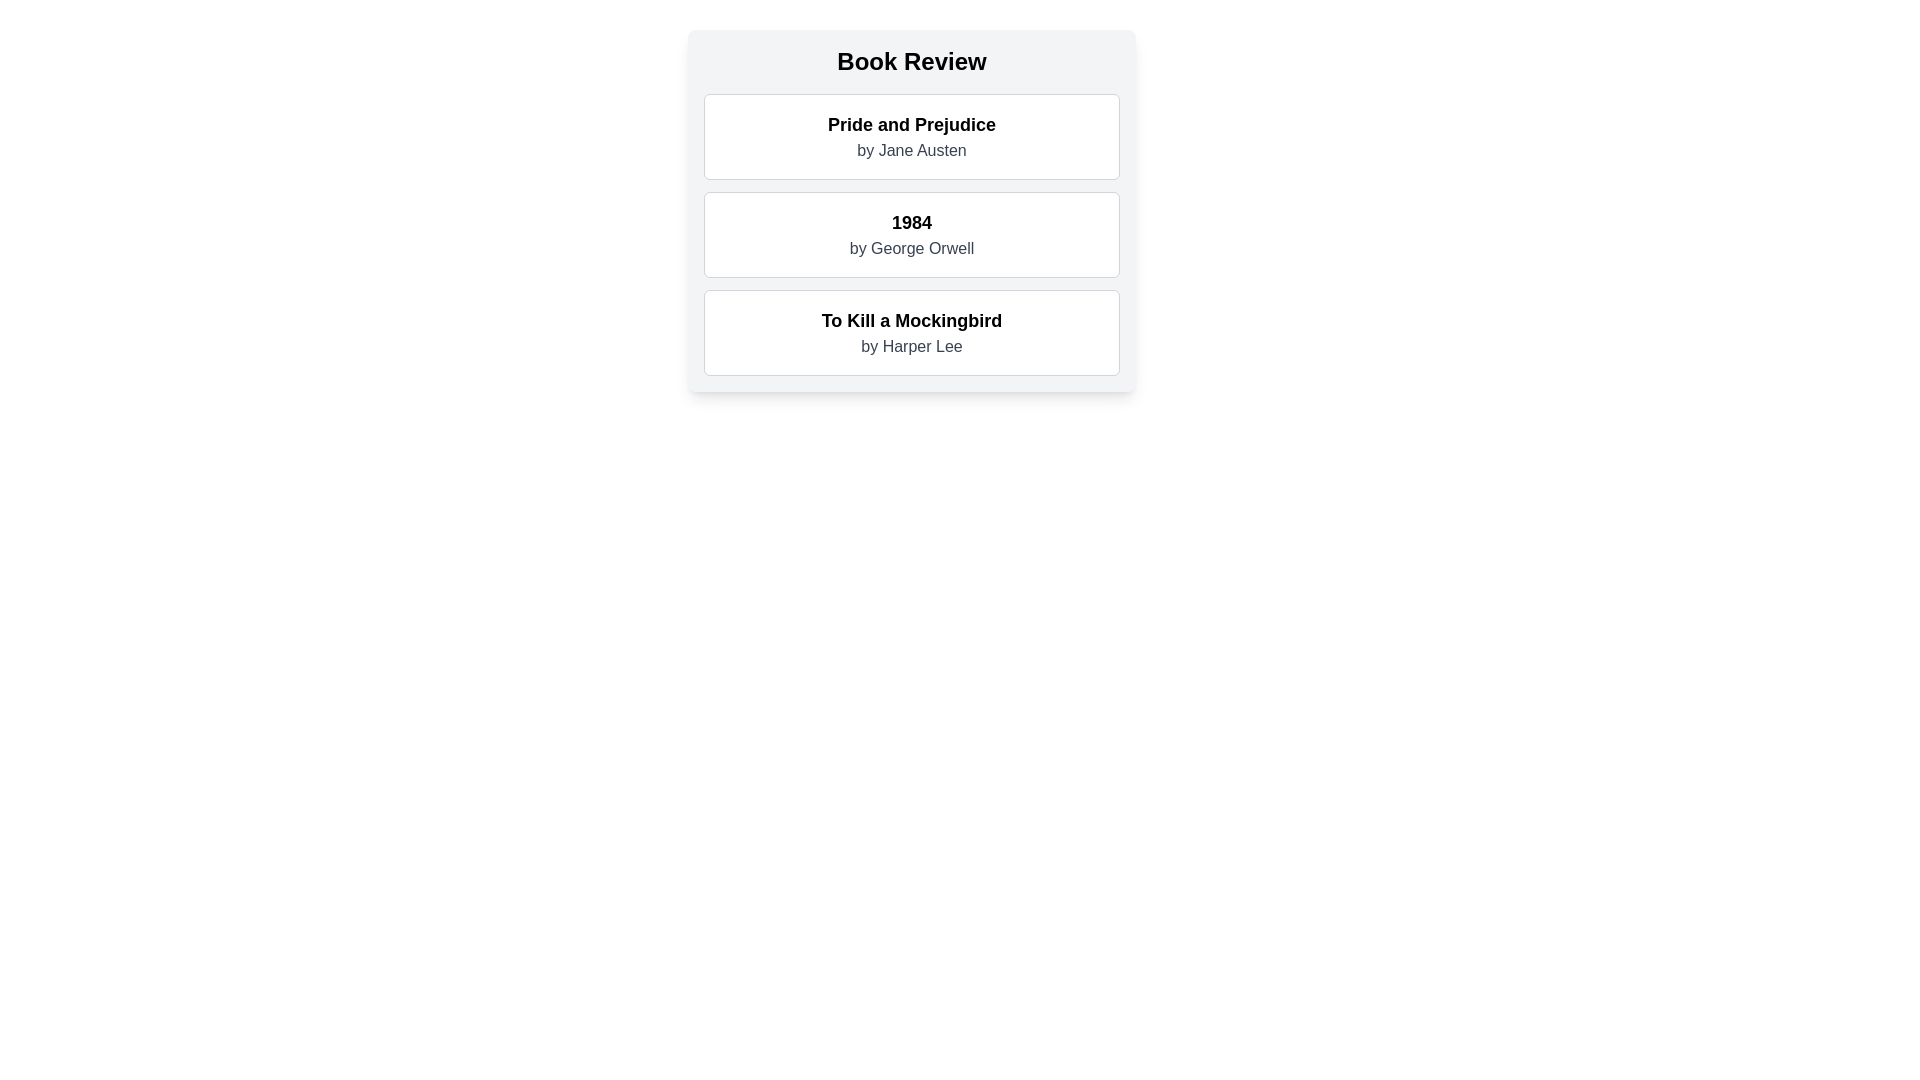 This screenshot has height=1080, width=1920. Describe the element at coordinates (911, 234) in the screenshot. I see `the list item titled '1984' by George Orwell, which is the second item in a vertical list with a white background and gray border` at that location.